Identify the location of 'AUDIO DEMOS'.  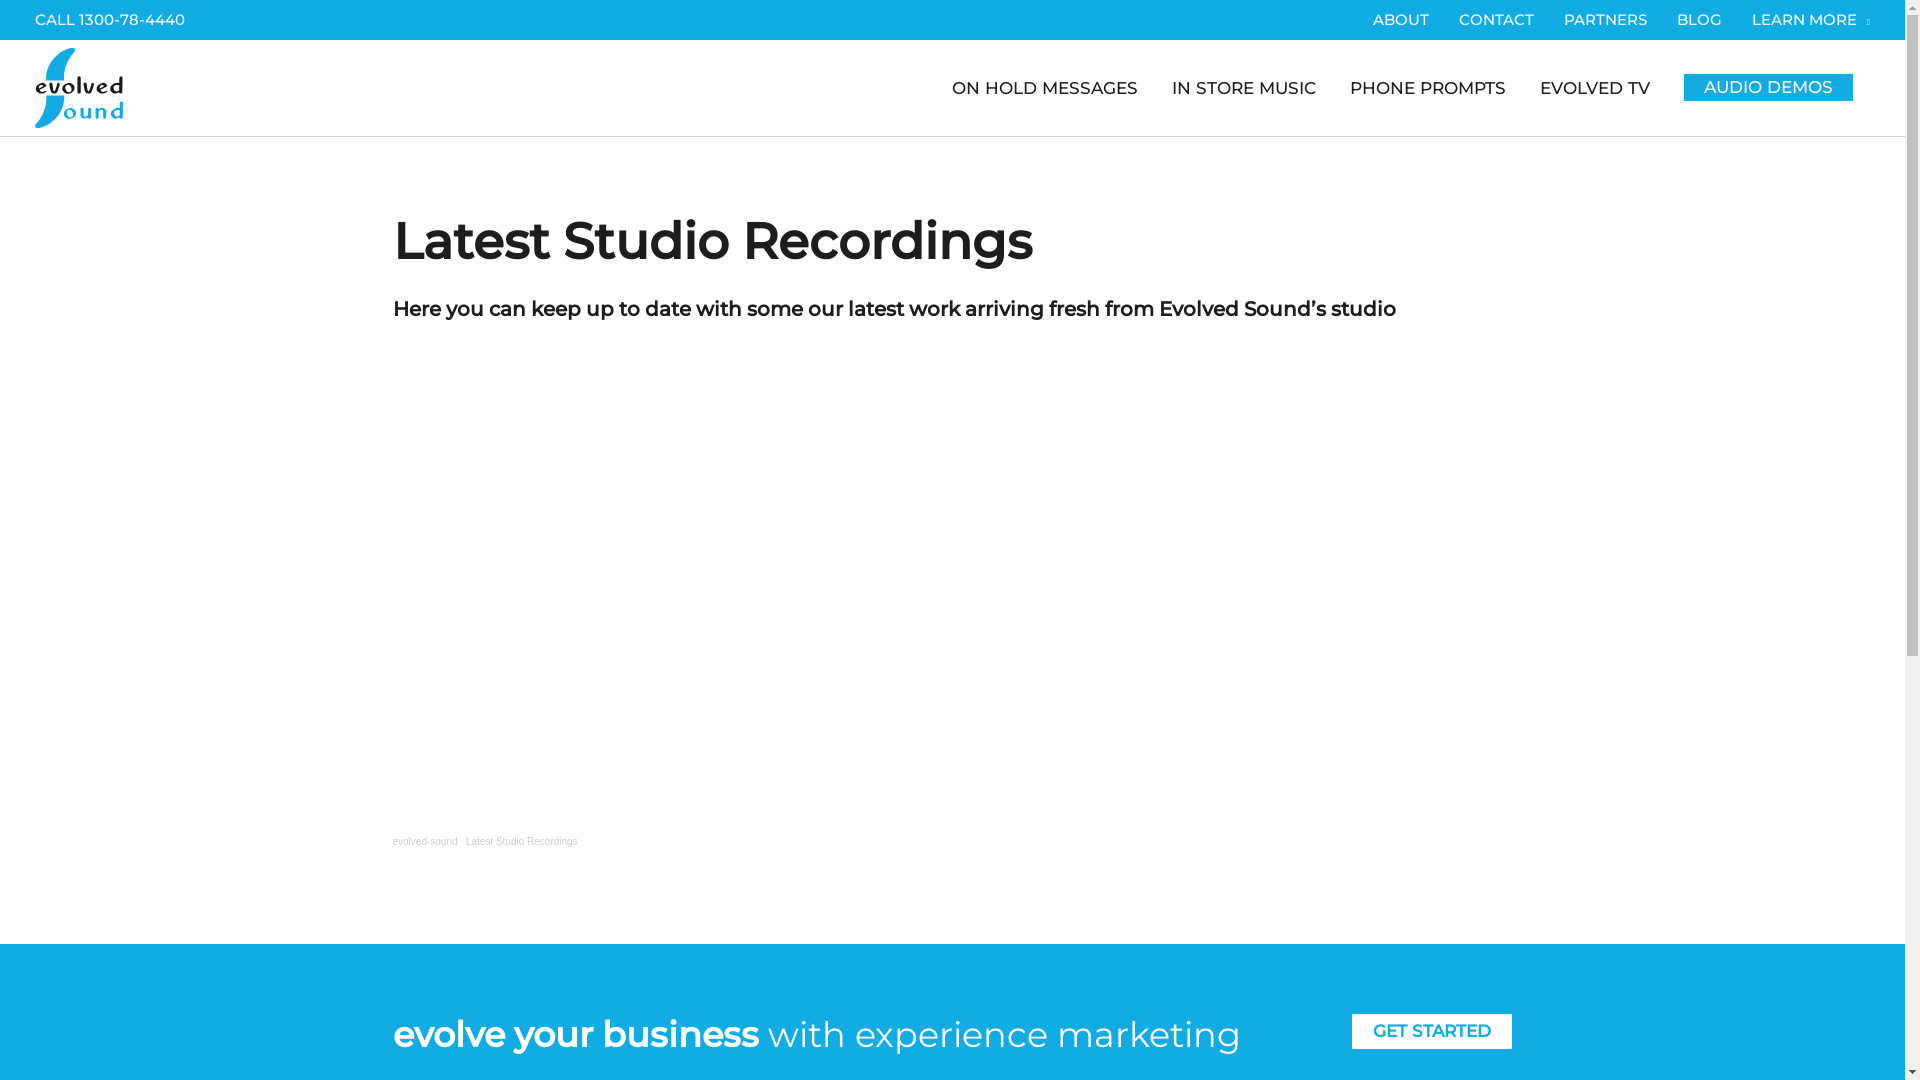
(1768, 86).